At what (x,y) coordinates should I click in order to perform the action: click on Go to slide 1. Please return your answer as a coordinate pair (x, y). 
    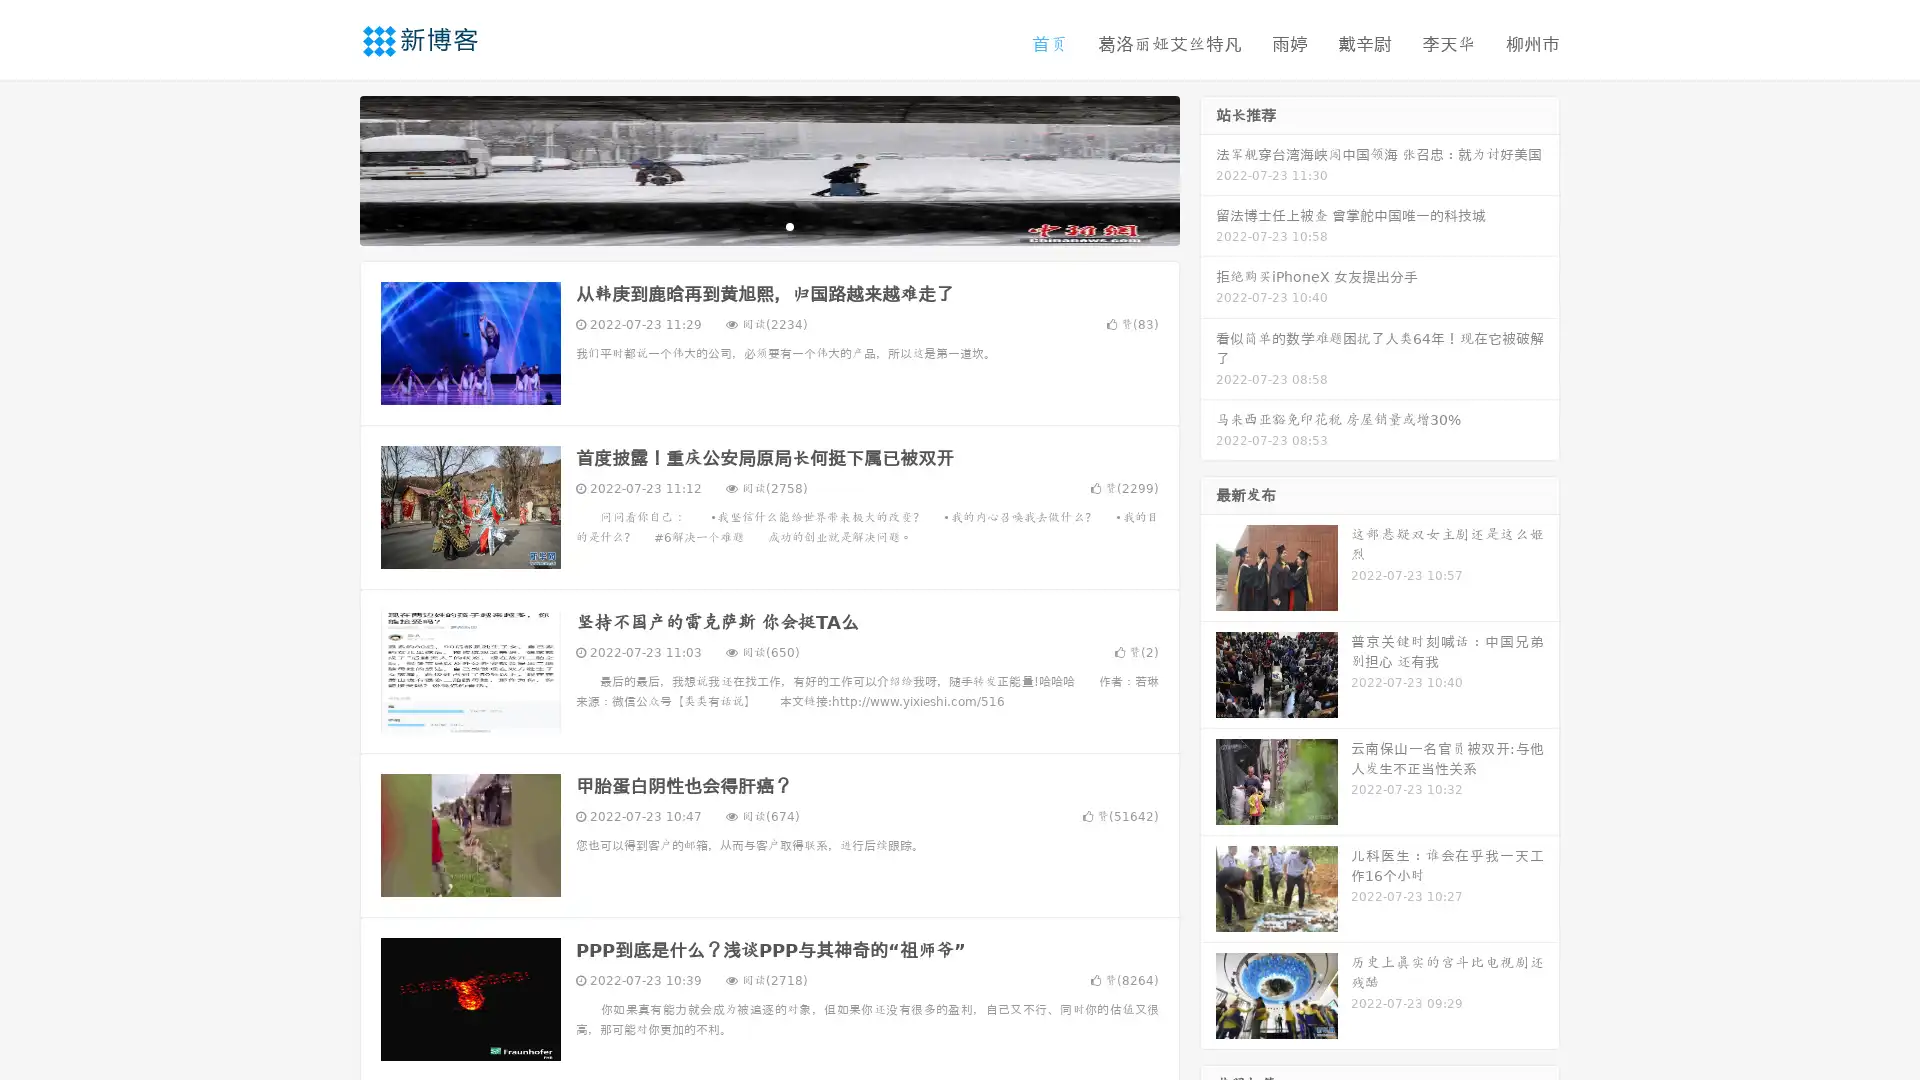
    Looking at the image, I should click on (748, 225).